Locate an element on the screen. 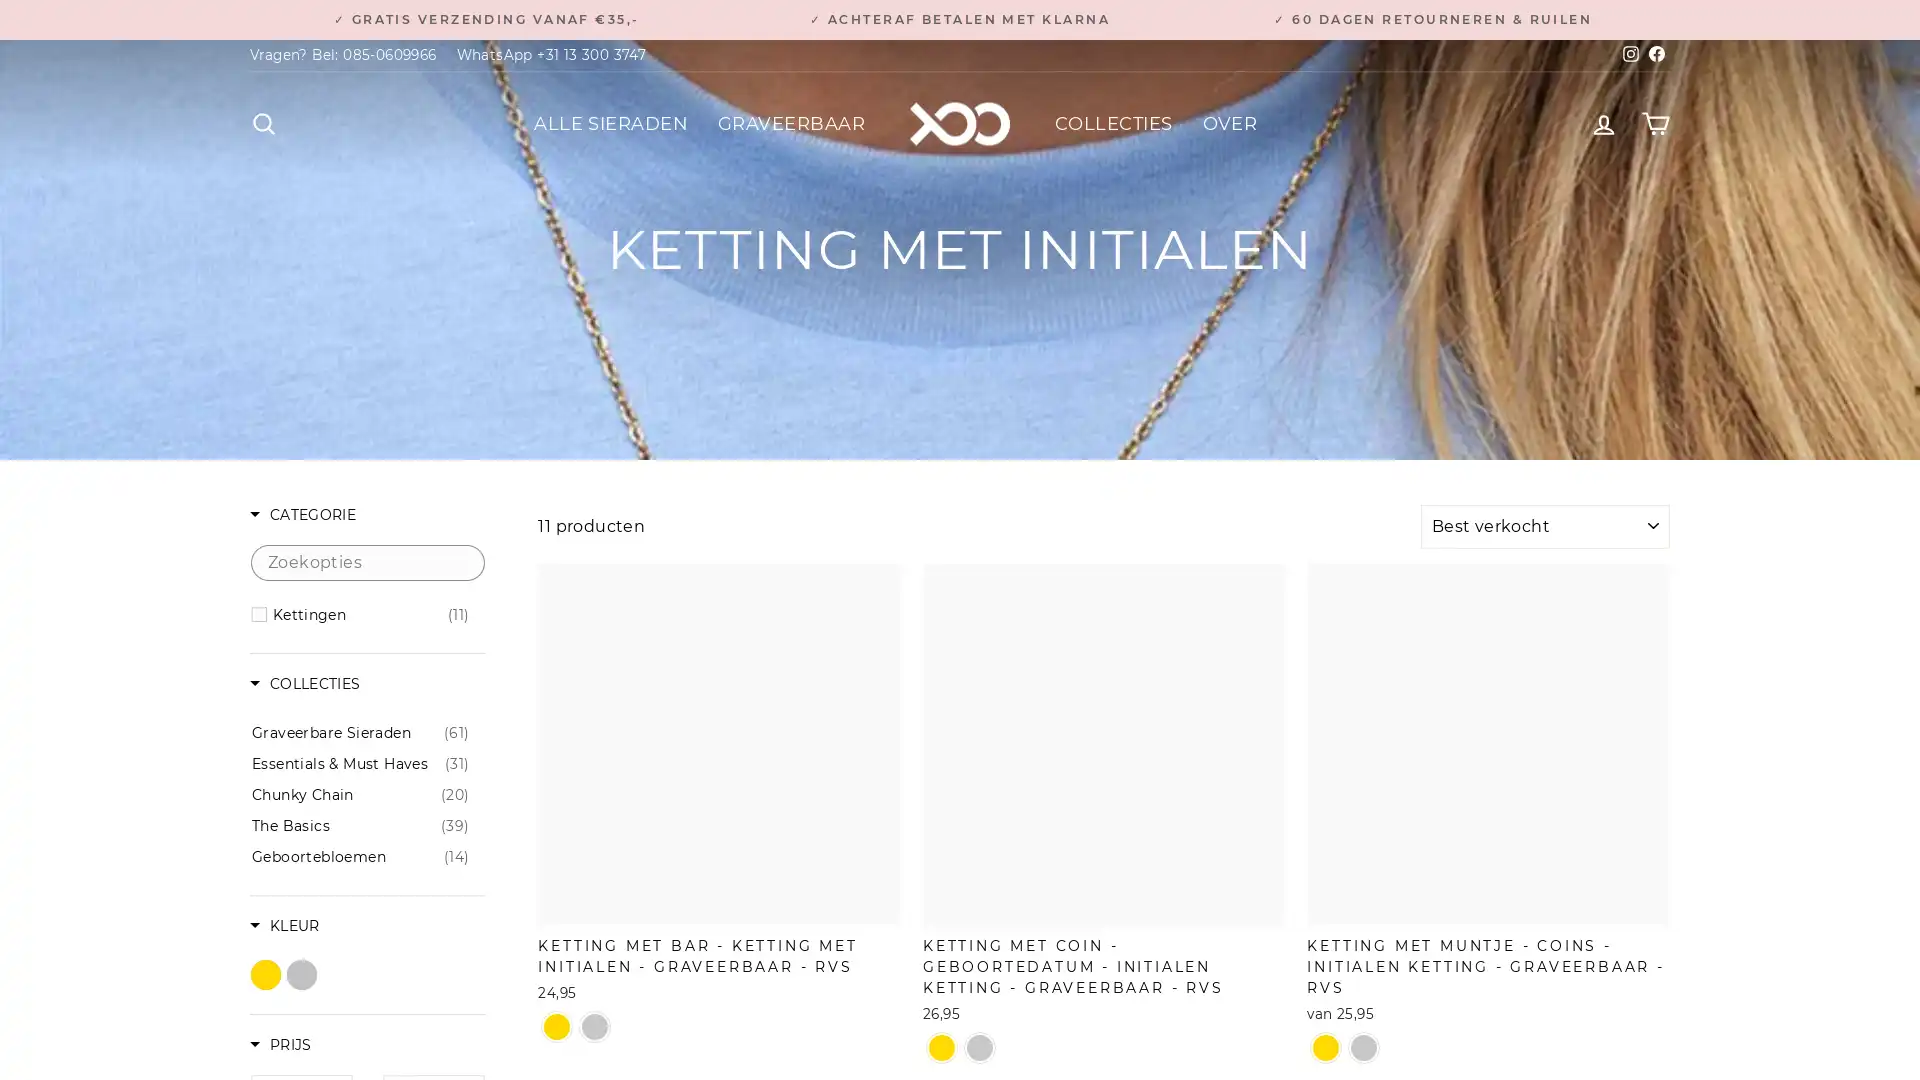 The width and height of the screenshot is (1920, 1080). Filter by Collecties is located at coordinates (304, 684).